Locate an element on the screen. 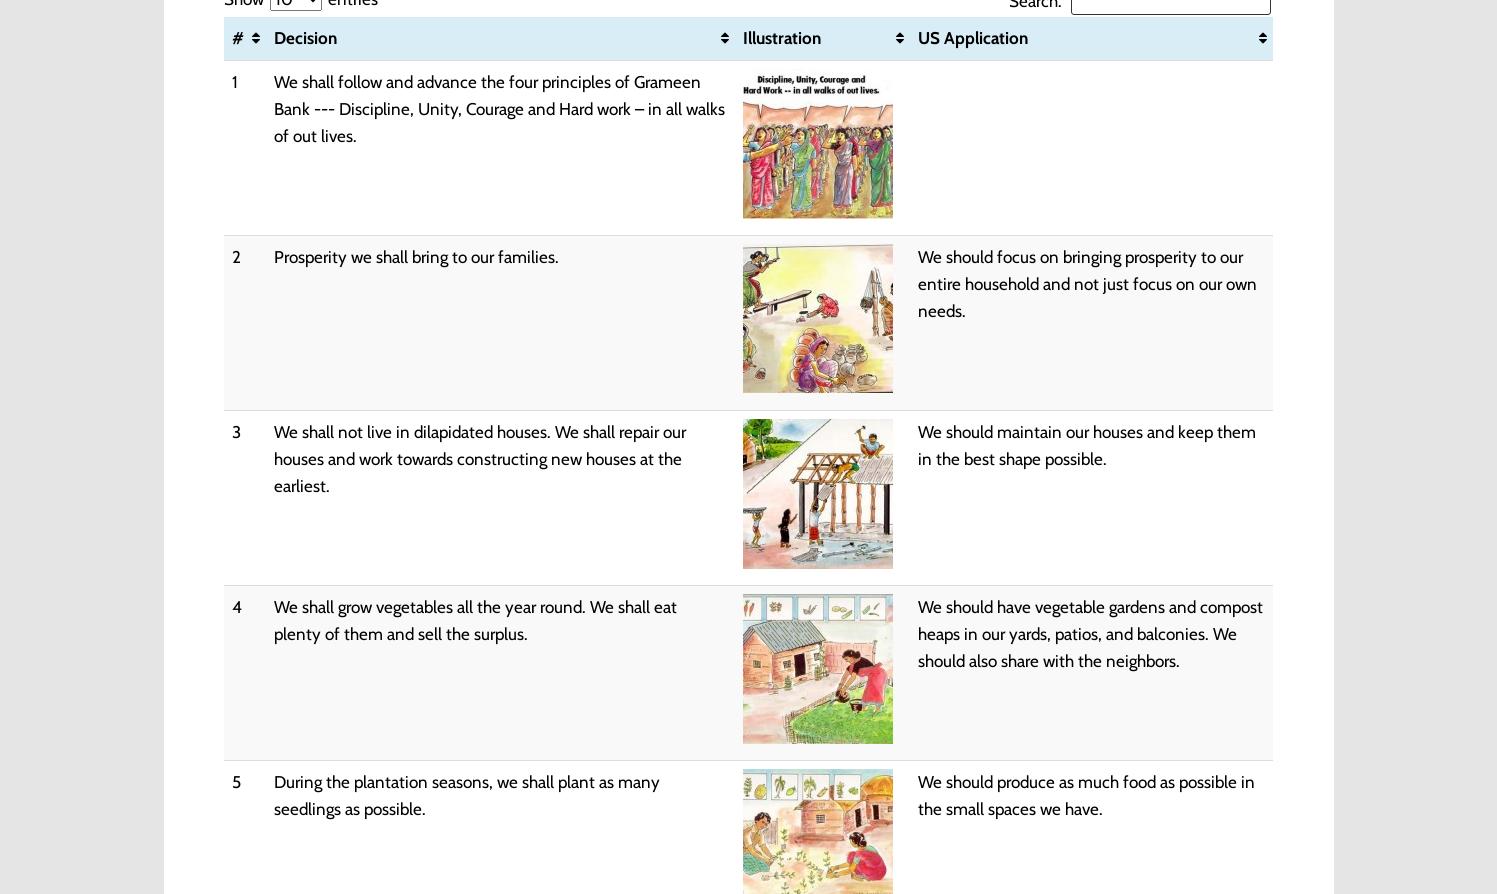  'Illustration' is located at coordinates (780, 37).